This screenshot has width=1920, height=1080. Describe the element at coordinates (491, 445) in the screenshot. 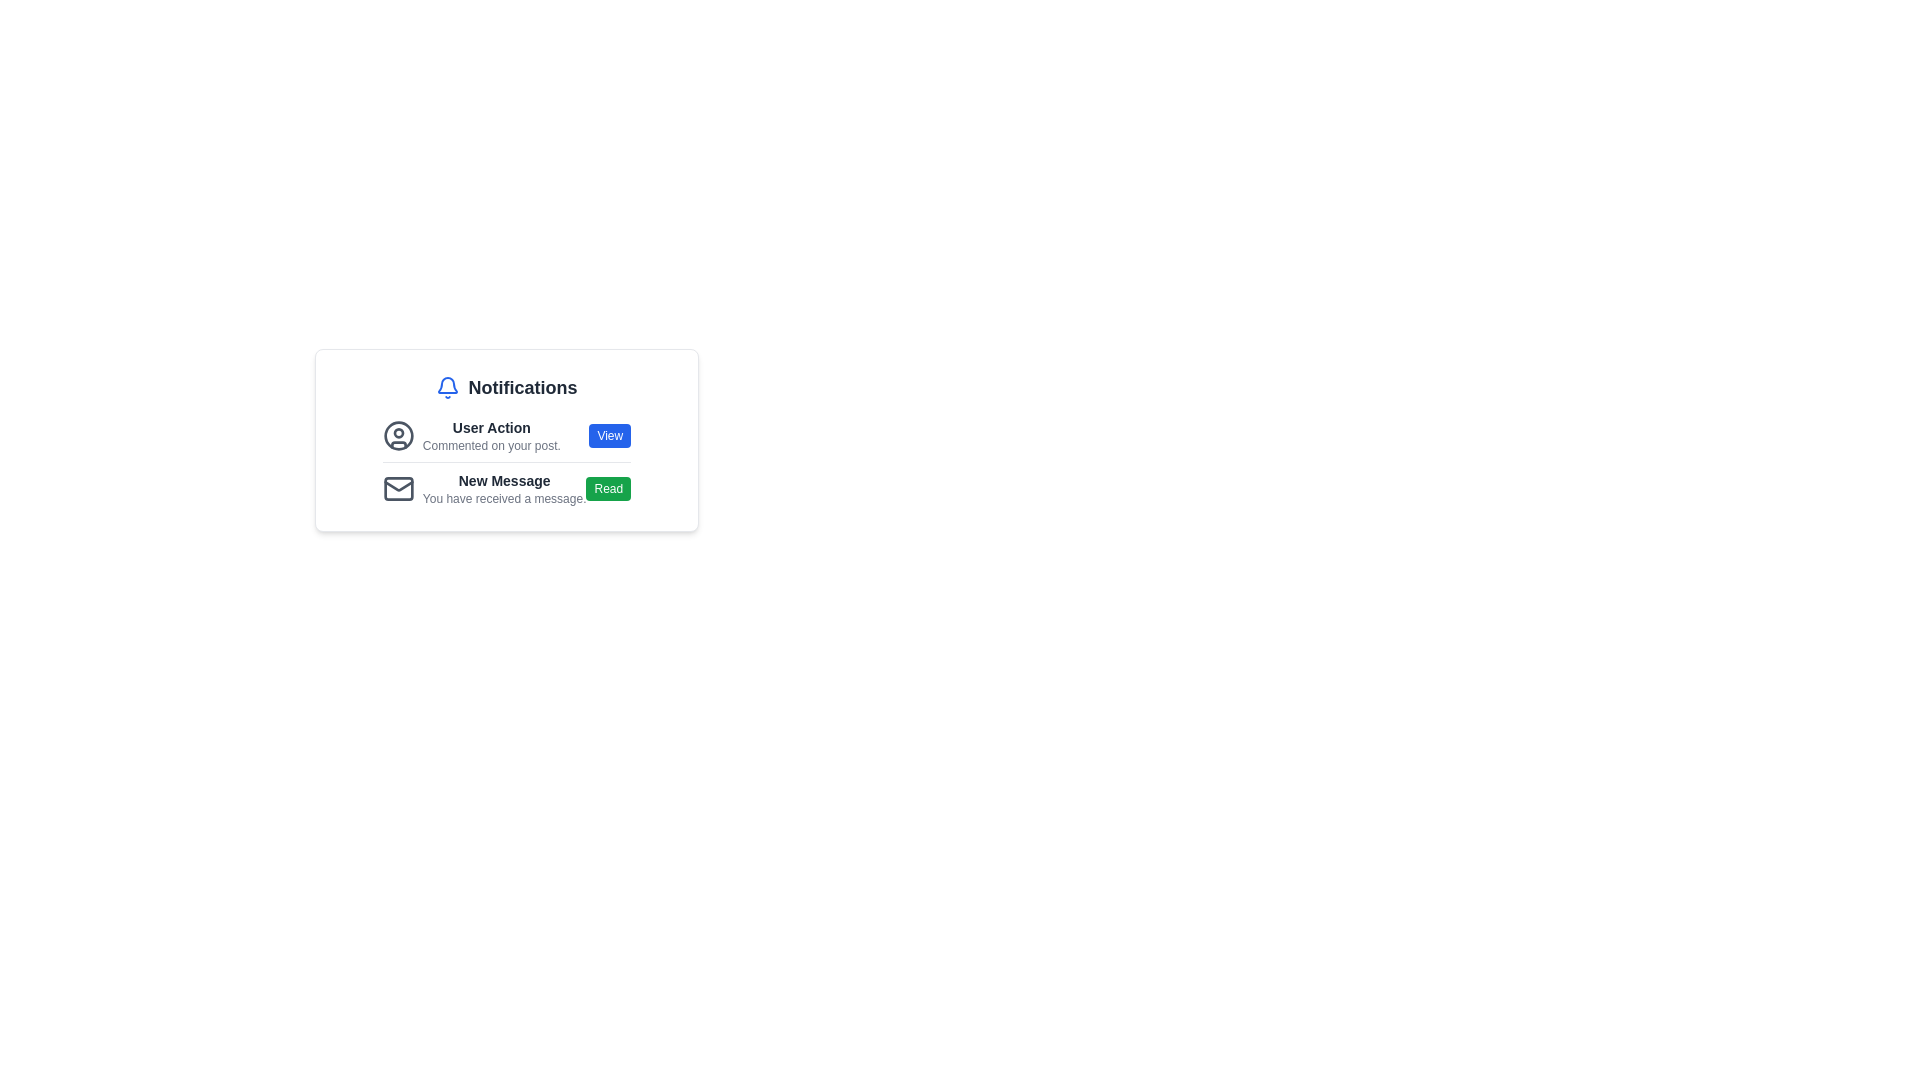

I see `text label that provides context about a comment added to the user's post, positioned under 'User Action' within the notification card` at that location.